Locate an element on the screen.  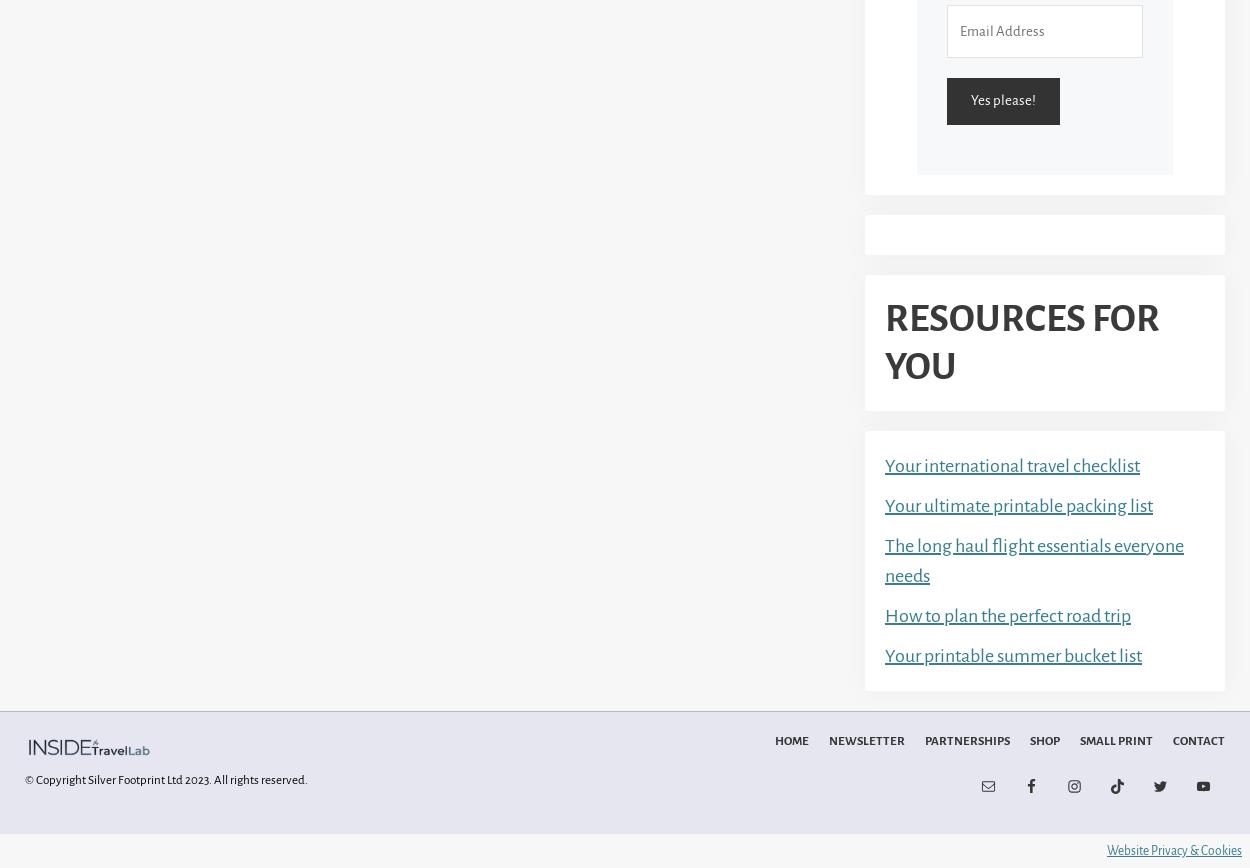
'Your printable summer bucket list' is located at coordinates (1013, 654).